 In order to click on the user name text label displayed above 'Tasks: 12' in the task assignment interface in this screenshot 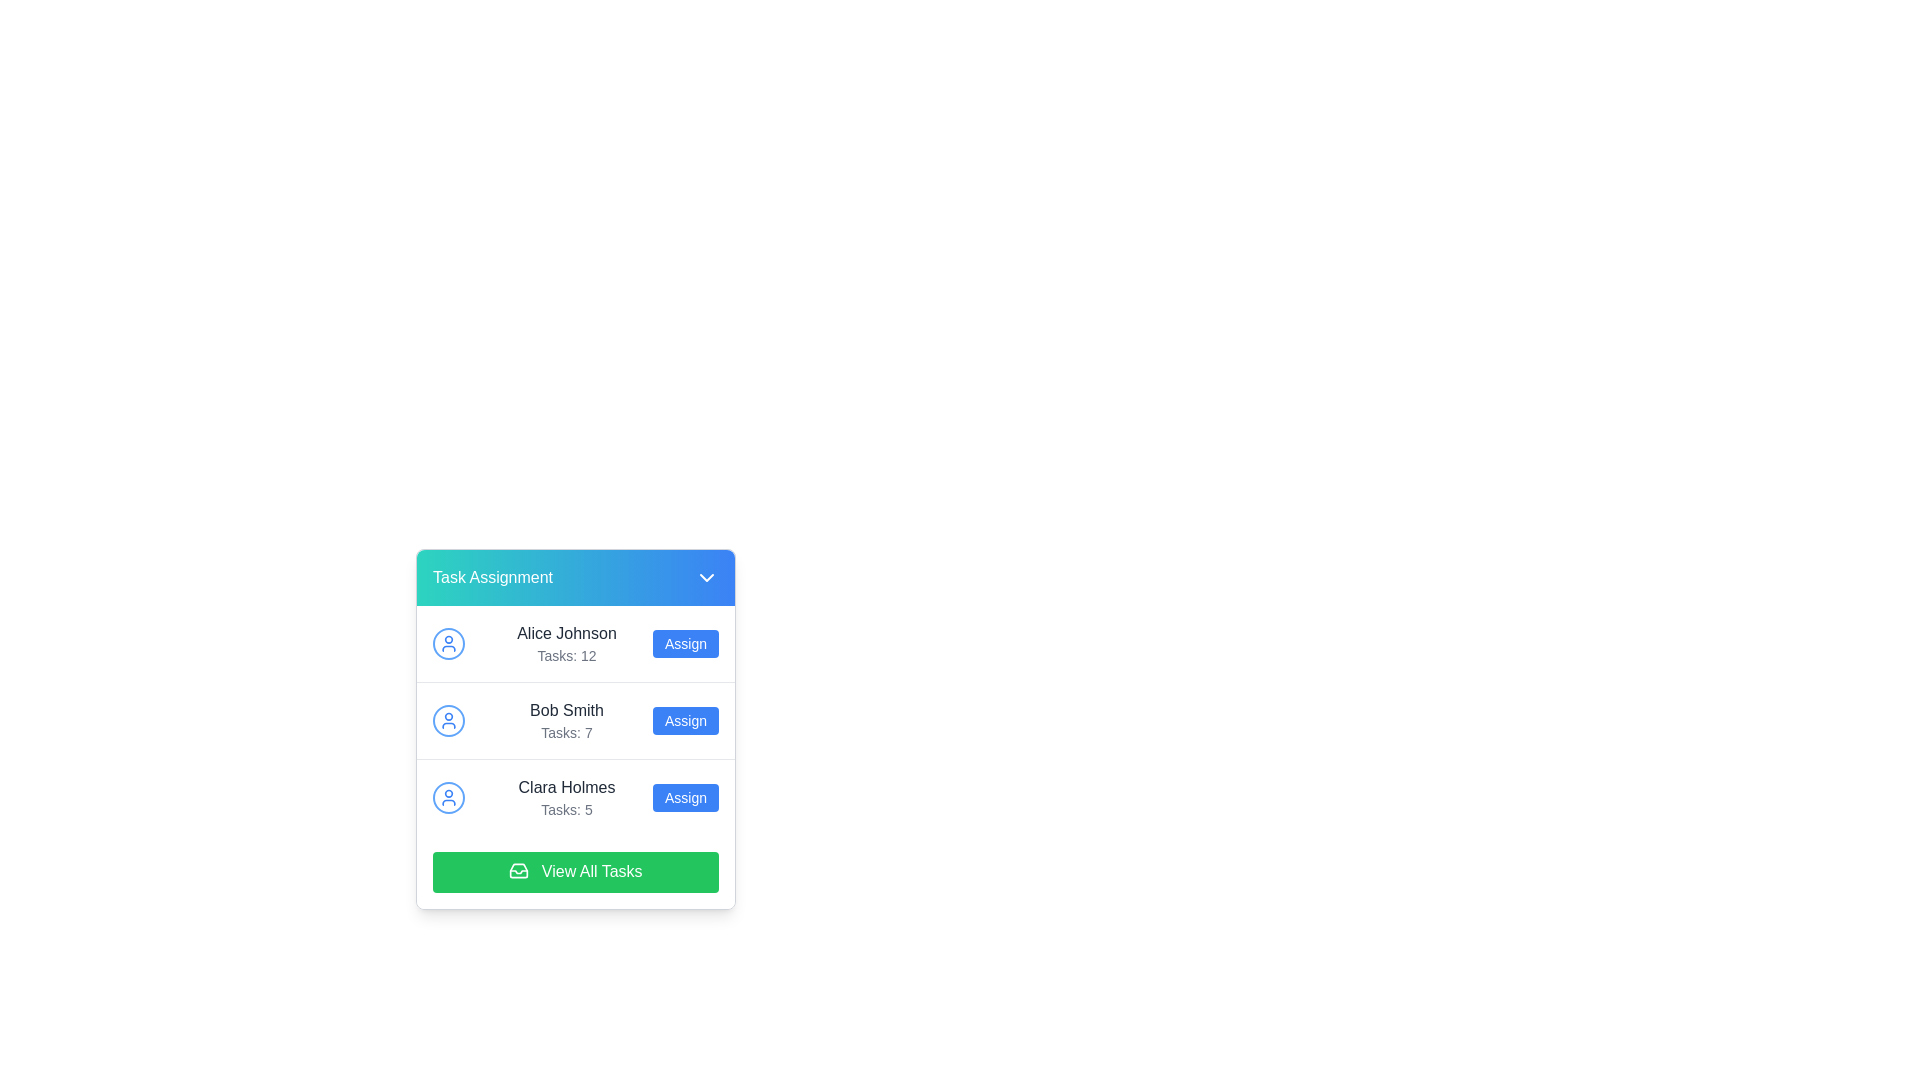, I will do `click(565, 633)`.